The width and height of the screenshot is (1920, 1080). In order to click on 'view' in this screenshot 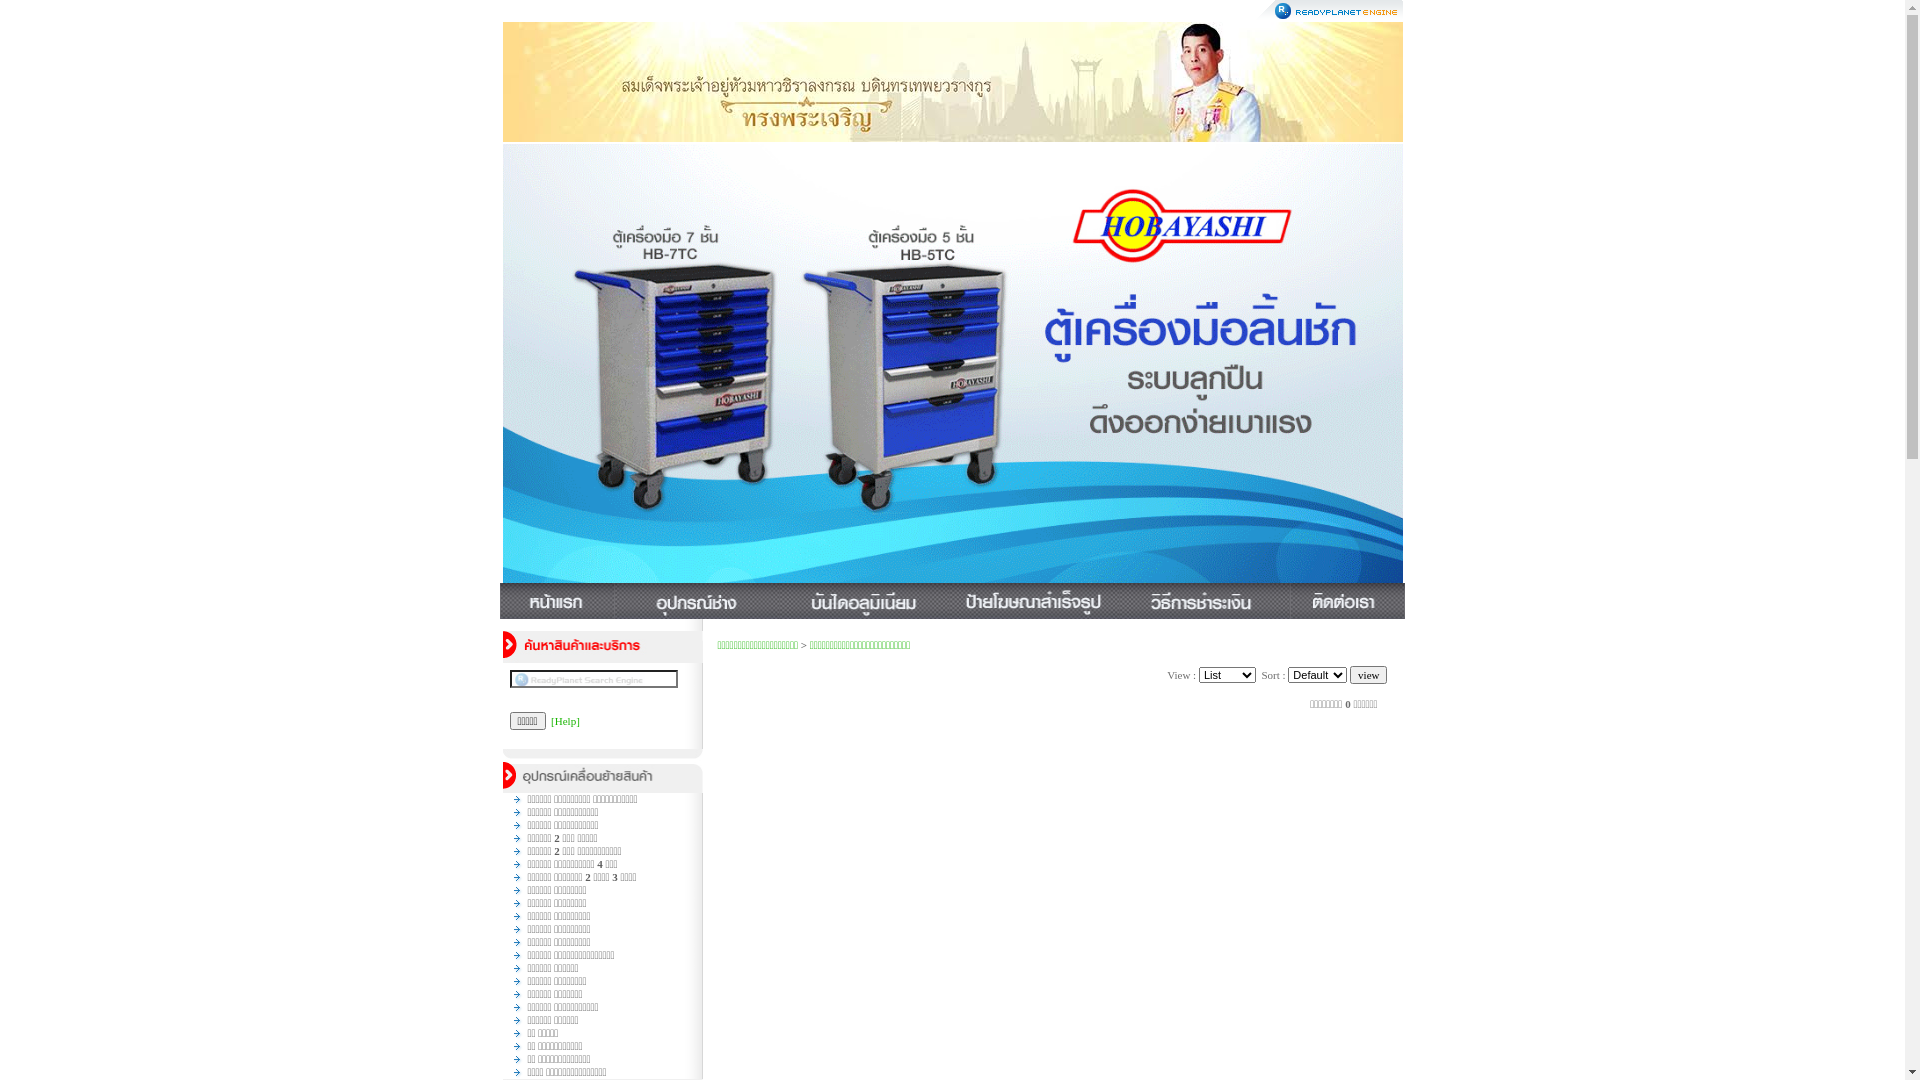, I will do `click(1367, 675)`.